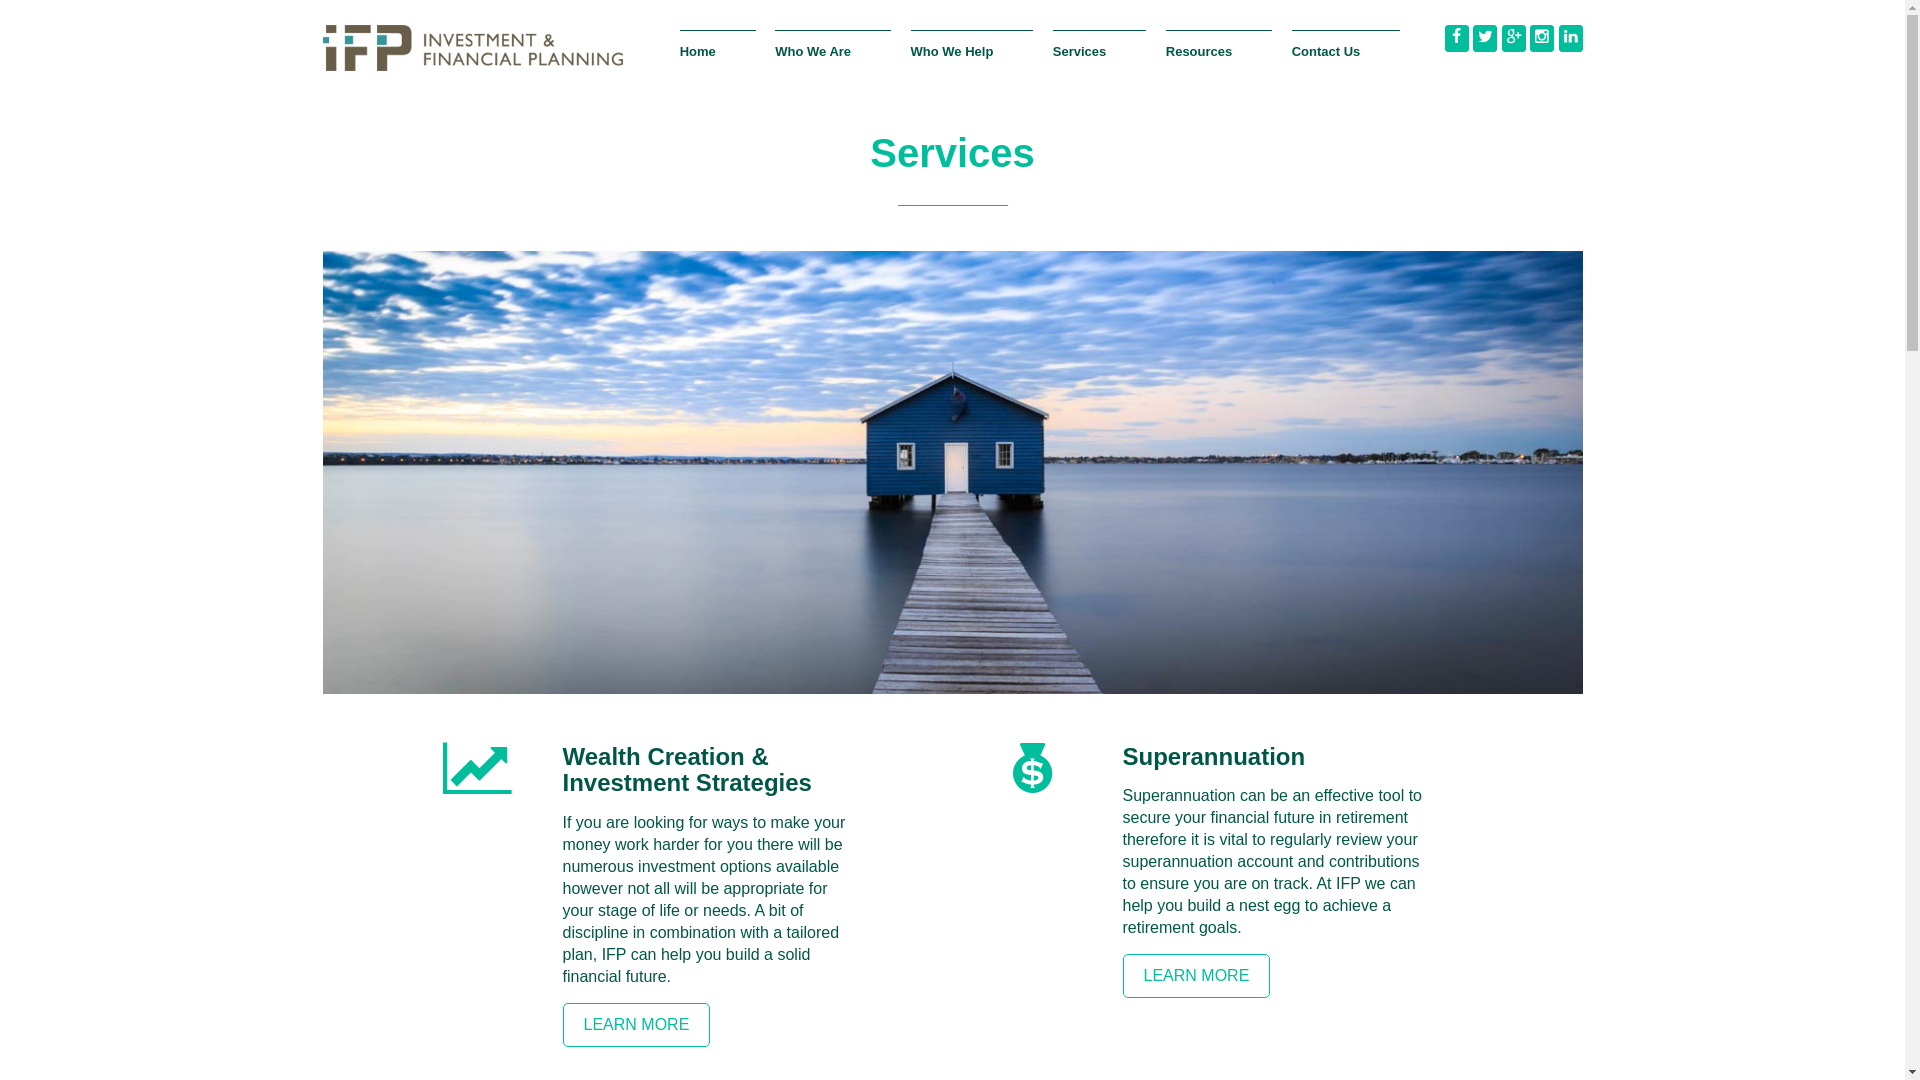 This screenshot has height=1080, width=1920. What do you see at coordinates (718, 61) in the screenshot?
I see `'Home'` at bounding box center [718, 61].